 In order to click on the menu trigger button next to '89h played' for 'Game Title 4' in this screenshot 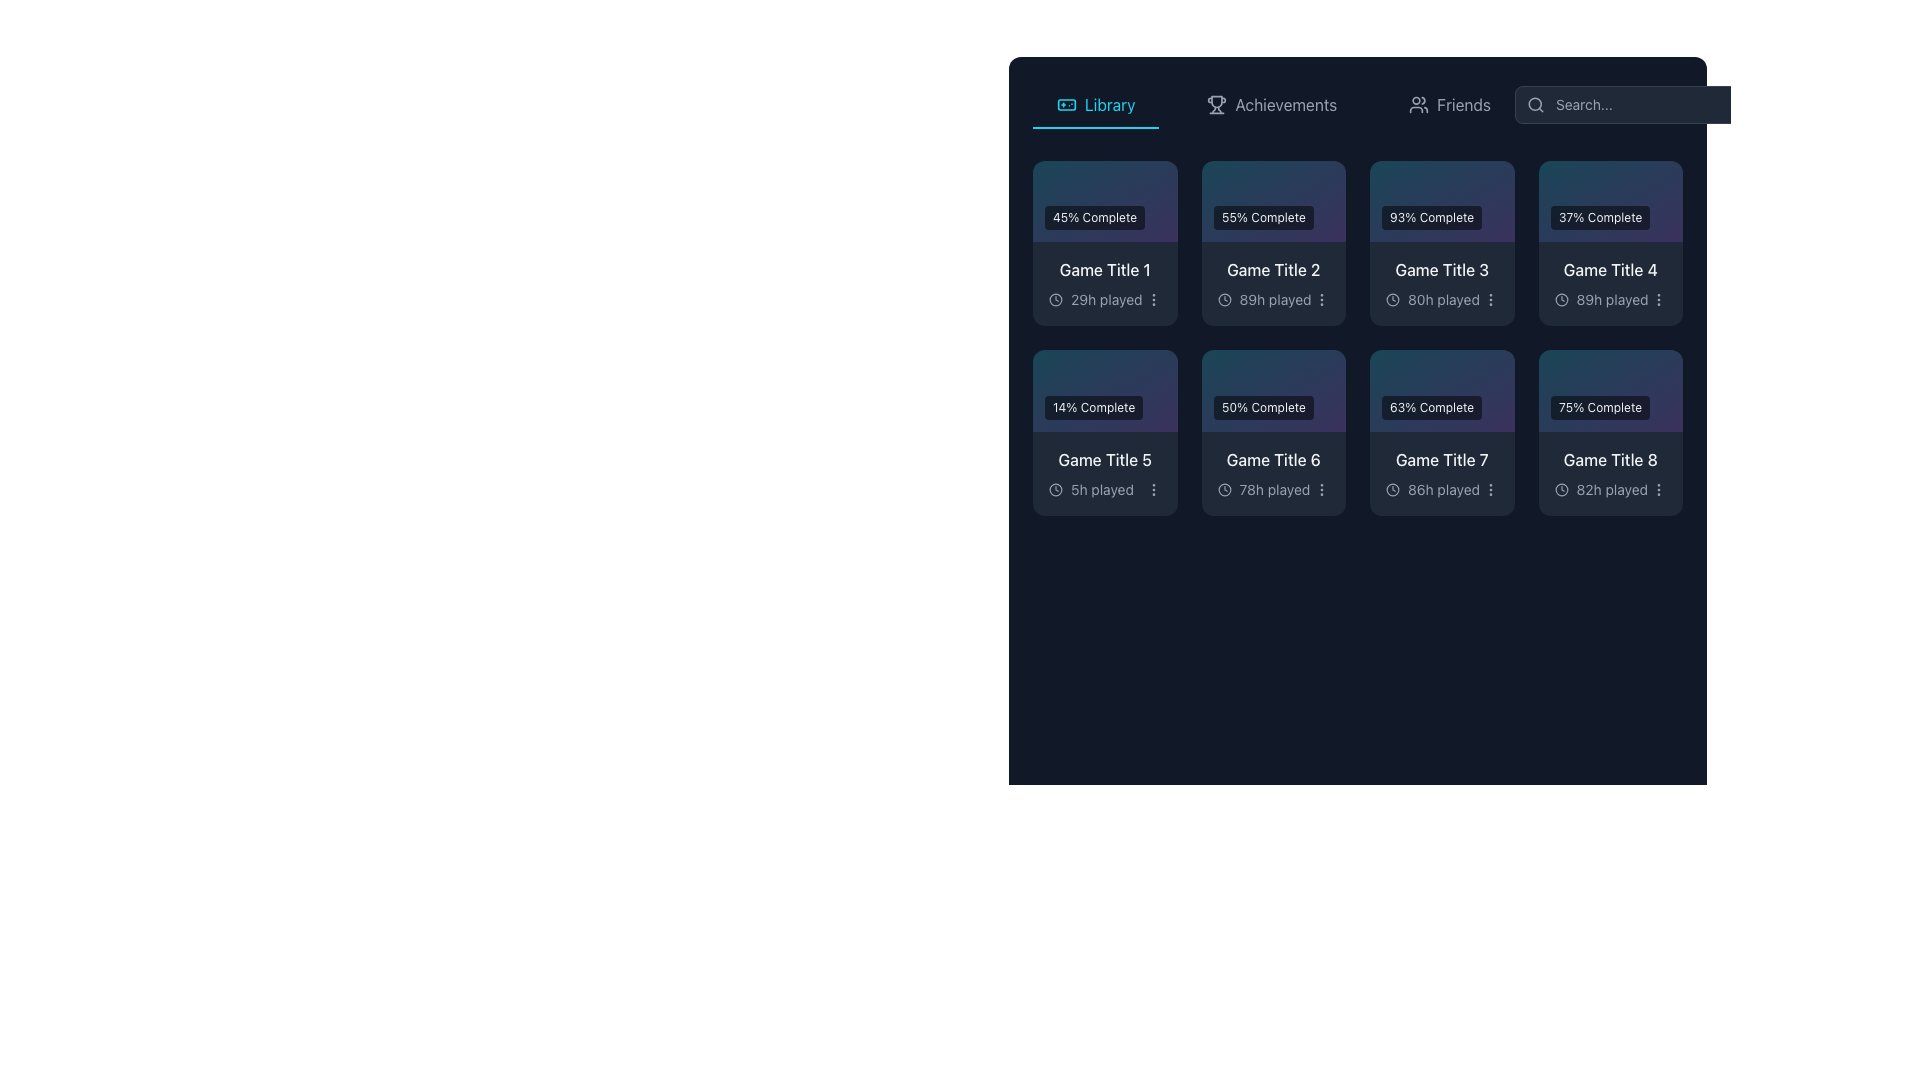, I will do `click(1659, 300)`.